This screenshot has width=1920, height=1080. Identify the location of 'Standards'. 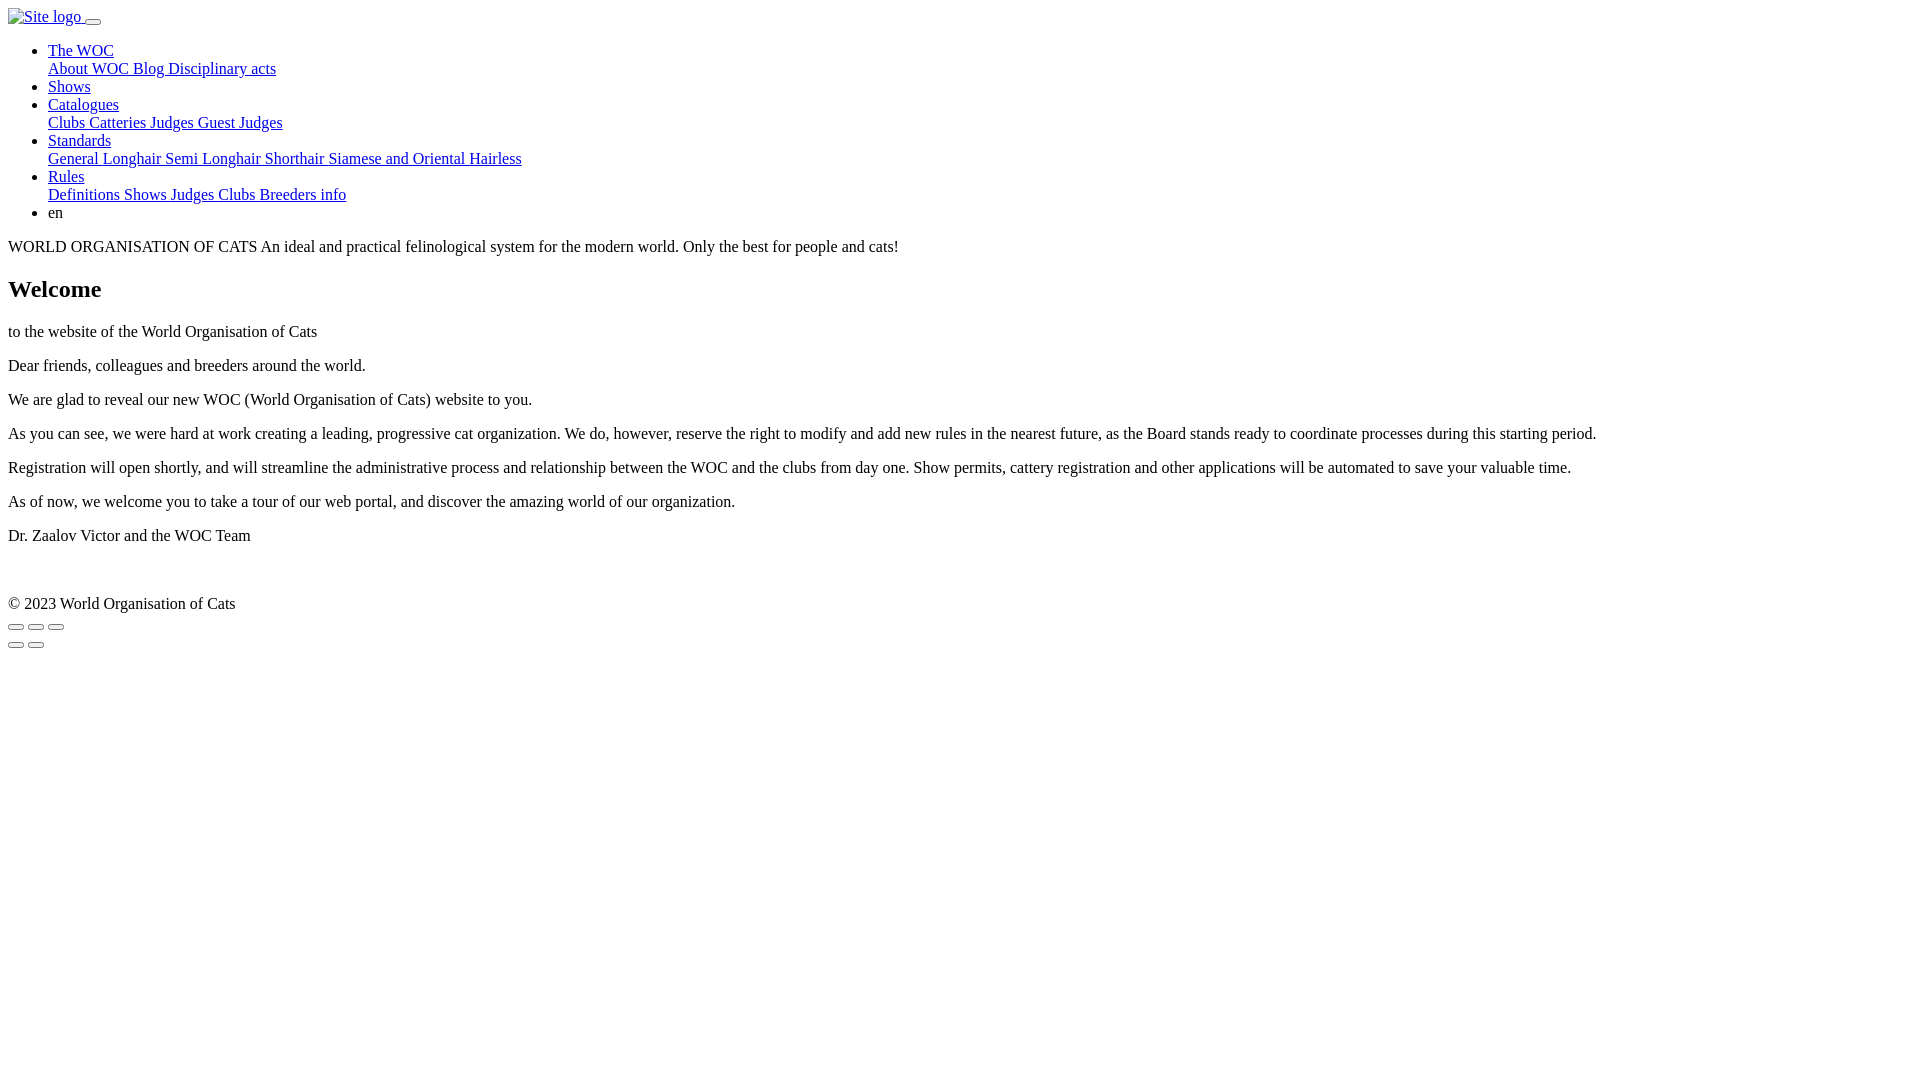
(79, 139).